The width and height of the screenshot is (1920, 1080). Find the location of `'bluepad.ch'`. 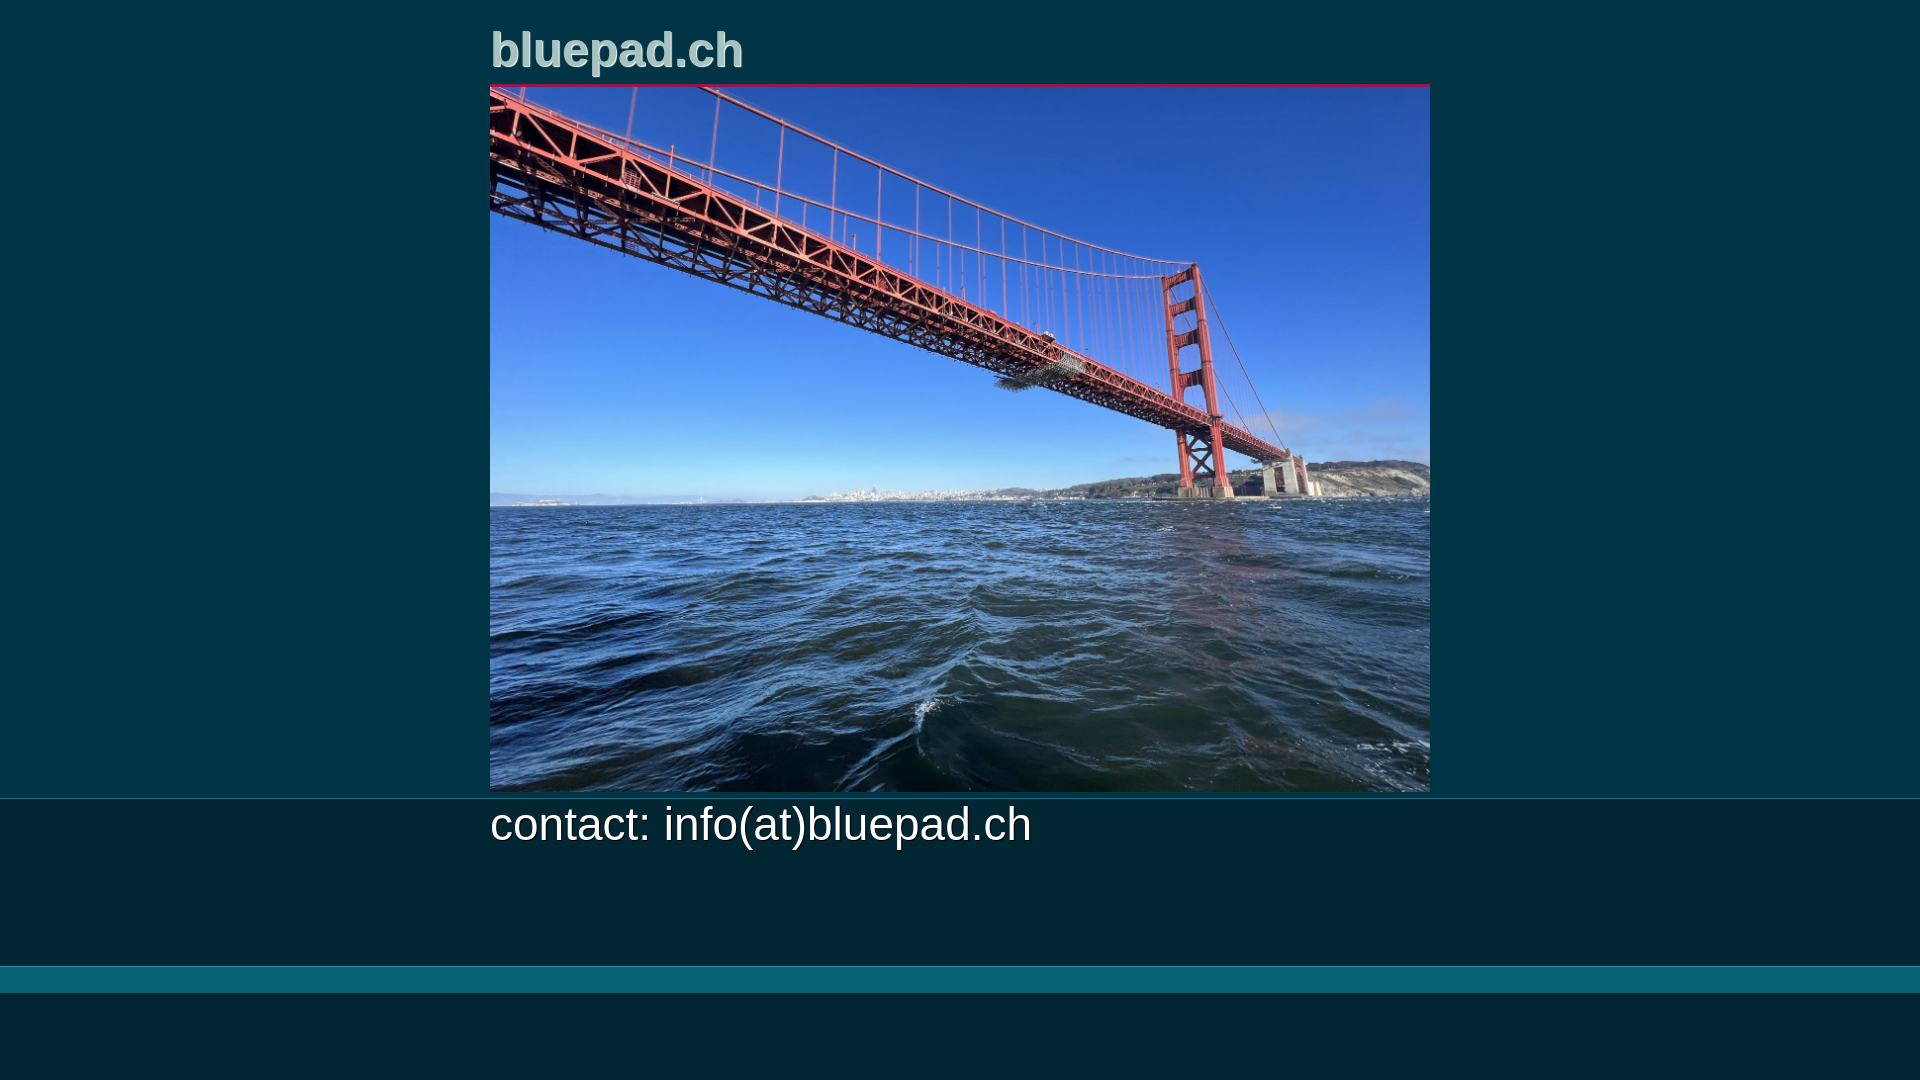

'bluepad.ch' is located at coordinates (628, 50).